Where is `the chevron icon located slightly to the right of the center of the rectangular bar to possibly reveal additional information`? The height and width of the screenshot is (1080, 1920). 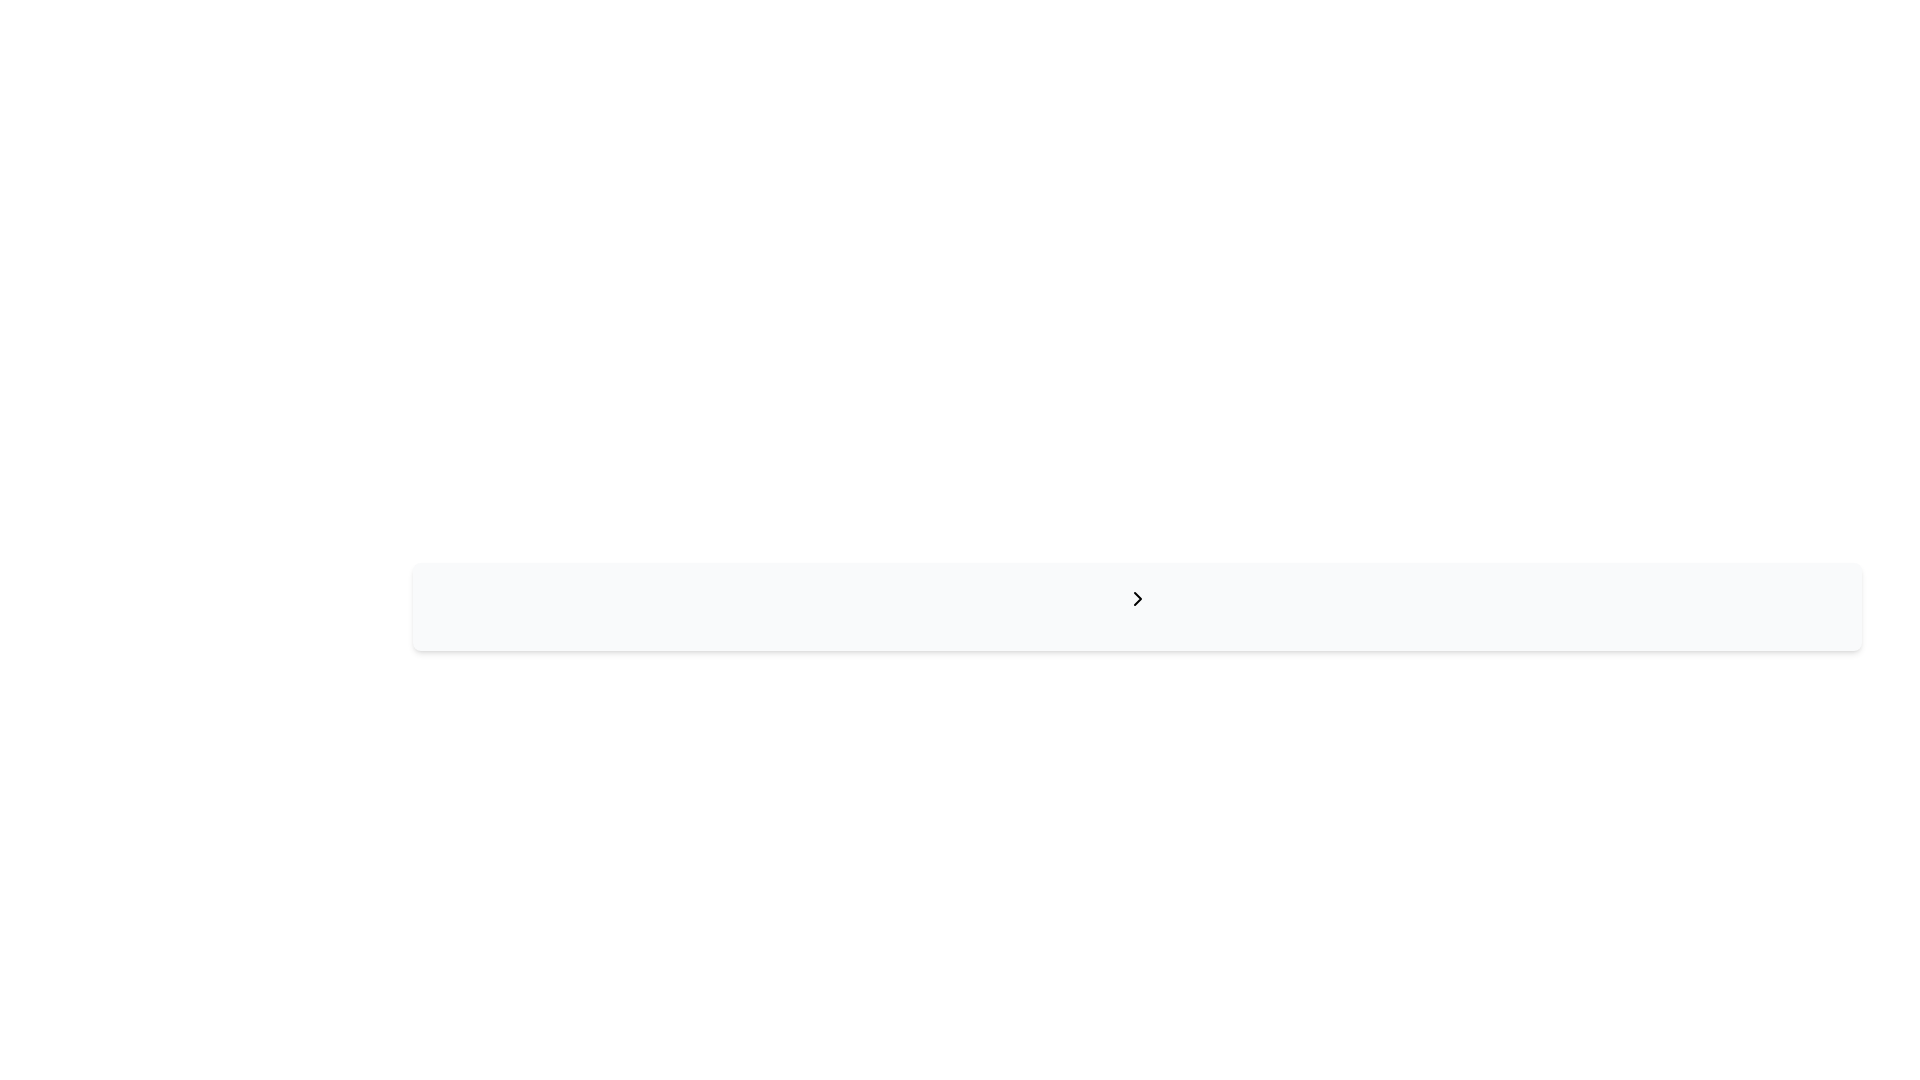 the chevron icon located slightly to the right of the center of the rectangular bar to possibly reveal additional information is located at coordinates (1137, 597).